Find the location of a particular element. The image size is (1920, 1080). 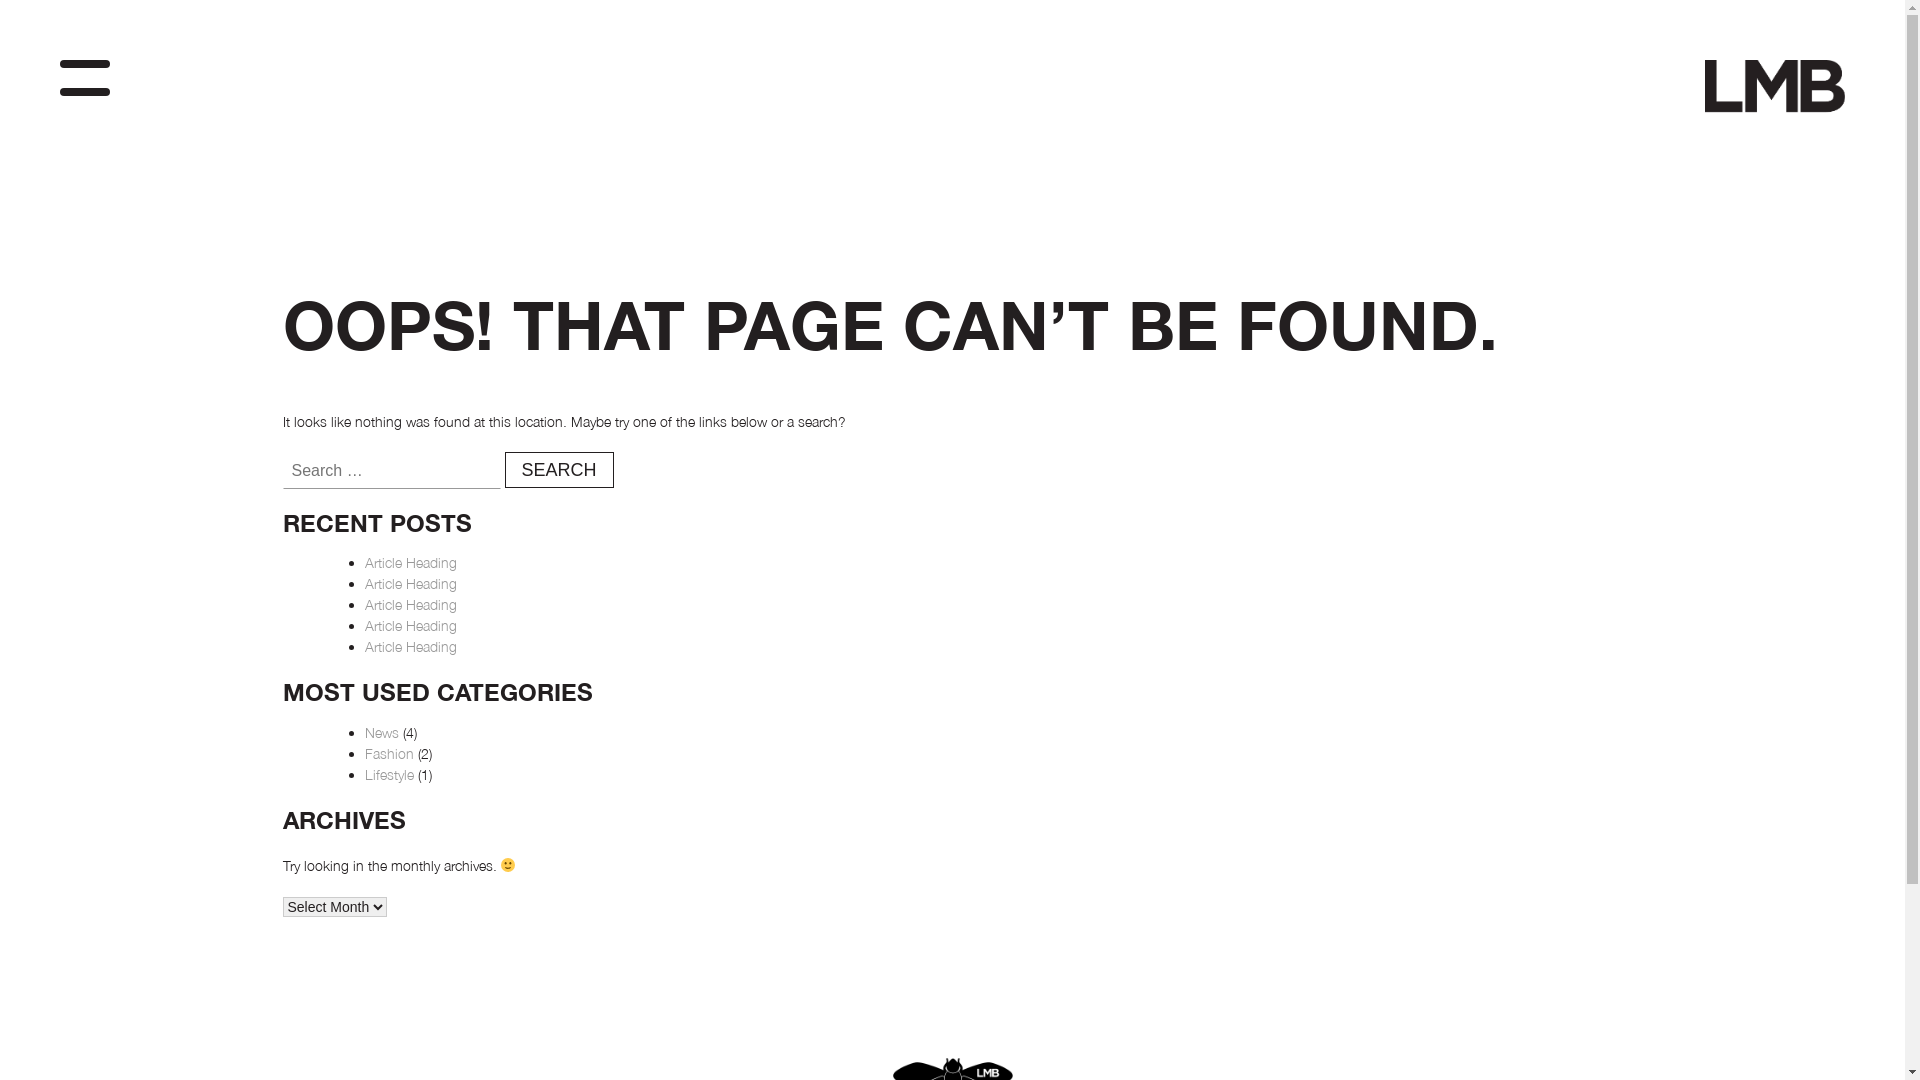

'Article Heading' is located at coordinates (364, 646).